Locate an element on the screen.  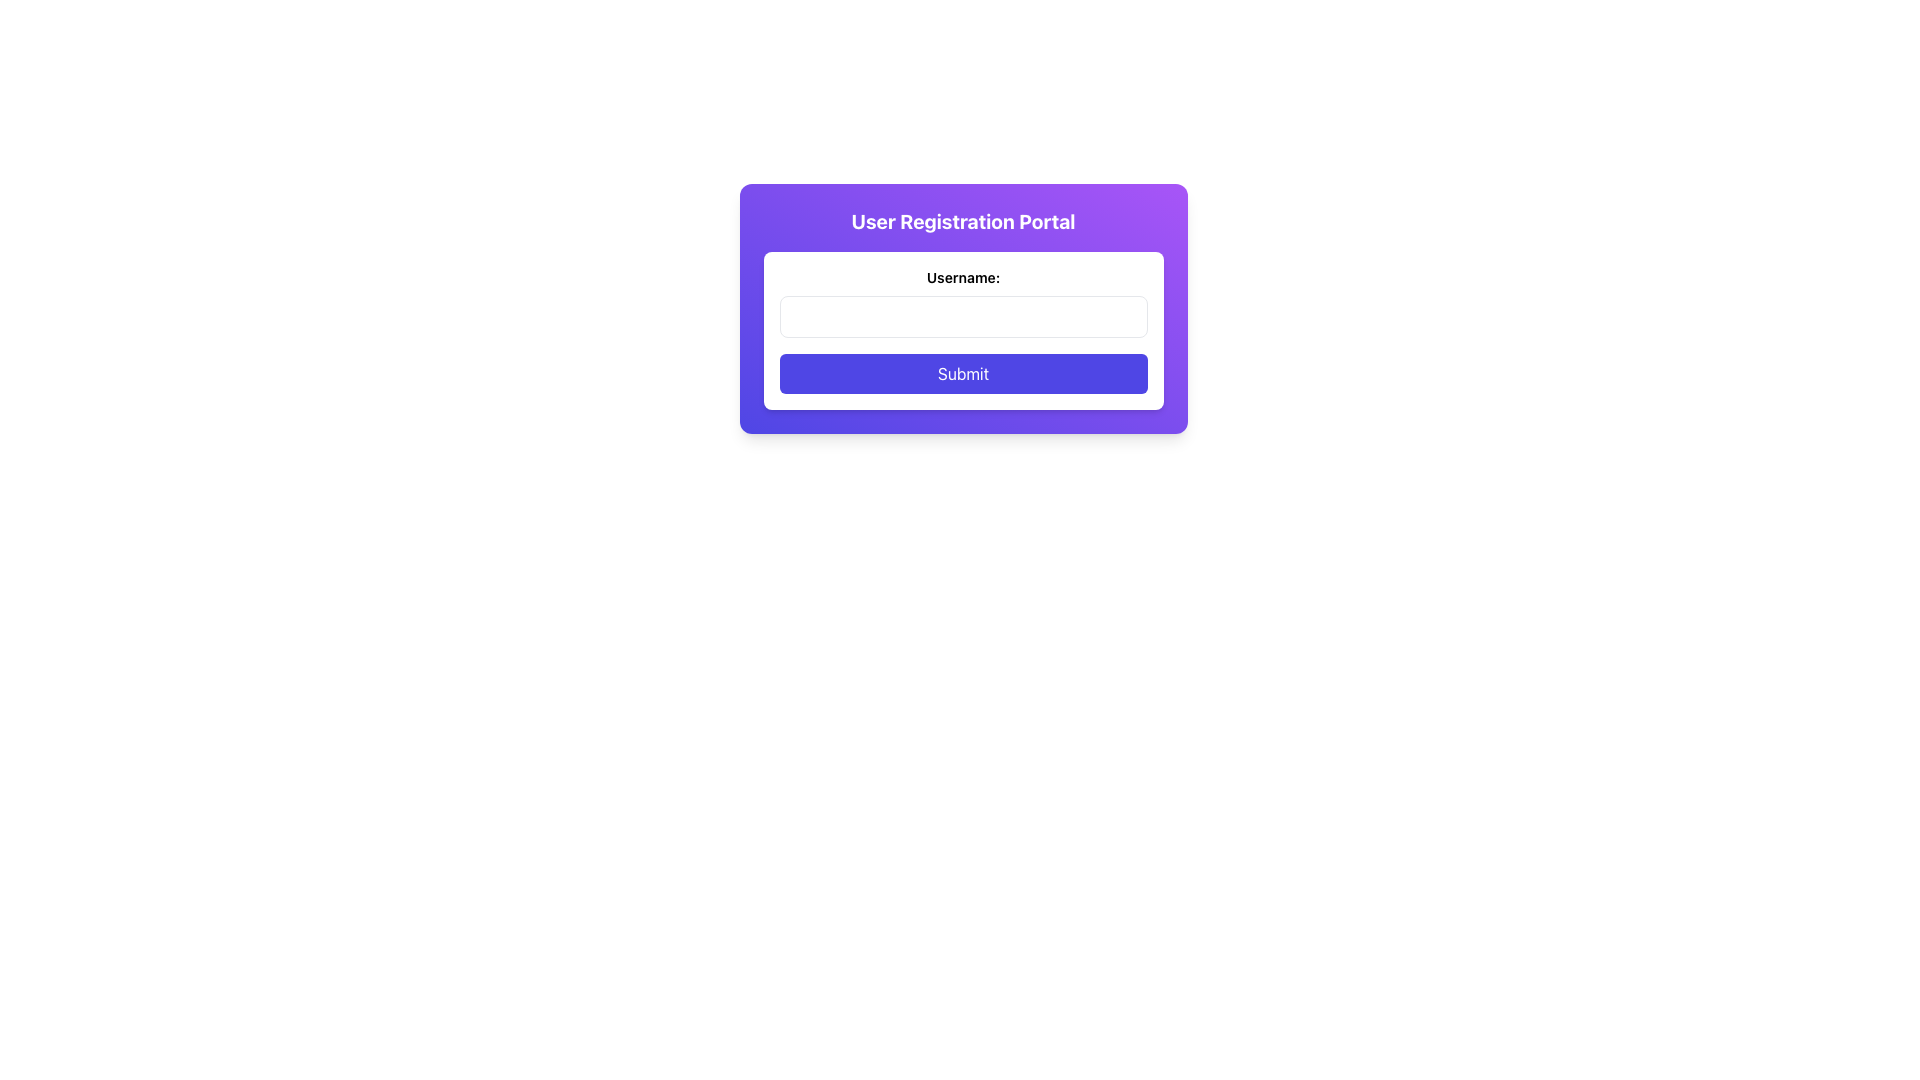
text label or heading that serves as the title for the user registration portal, which is located at the top of the card styled with a gradient purple background is located at coordinates (963, 222).